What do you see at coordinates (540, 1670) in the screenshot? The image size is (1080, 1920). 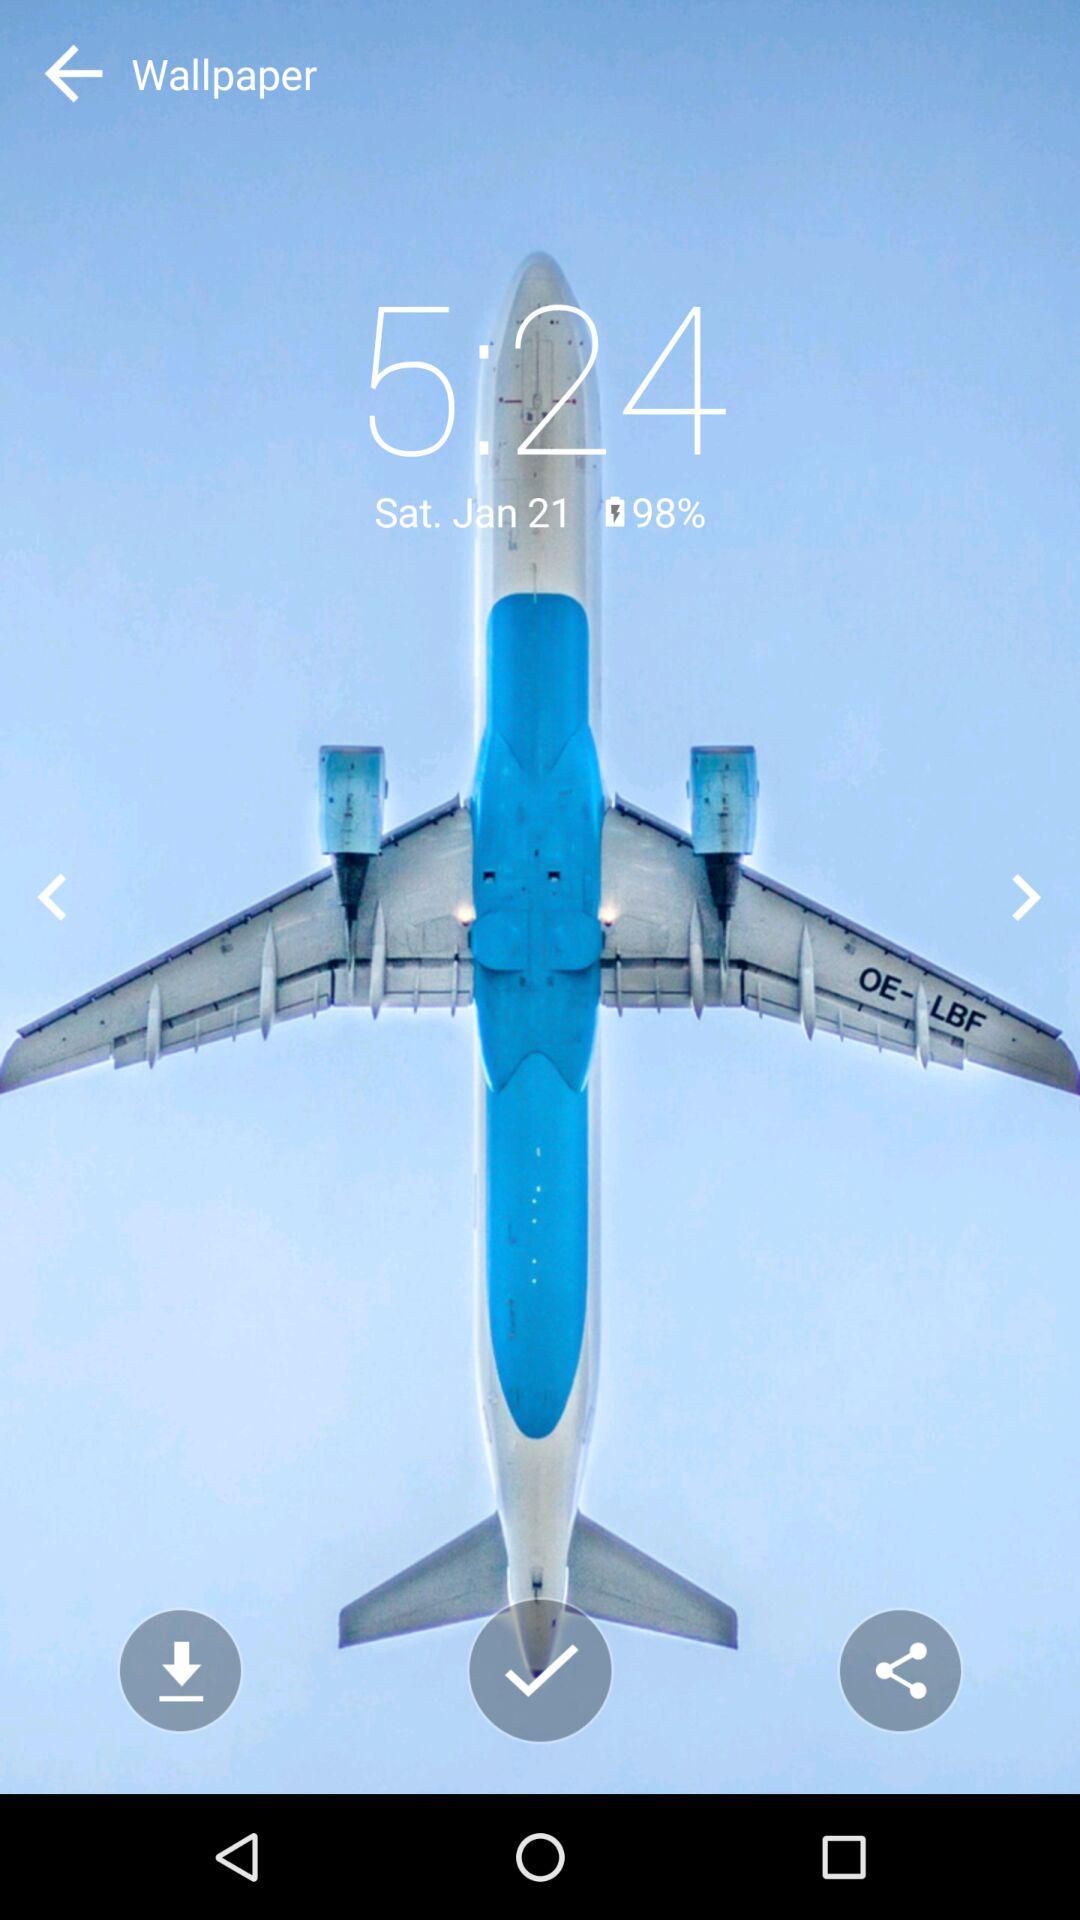 I see `apply wallpaper` at bounding box center [540, 1670].